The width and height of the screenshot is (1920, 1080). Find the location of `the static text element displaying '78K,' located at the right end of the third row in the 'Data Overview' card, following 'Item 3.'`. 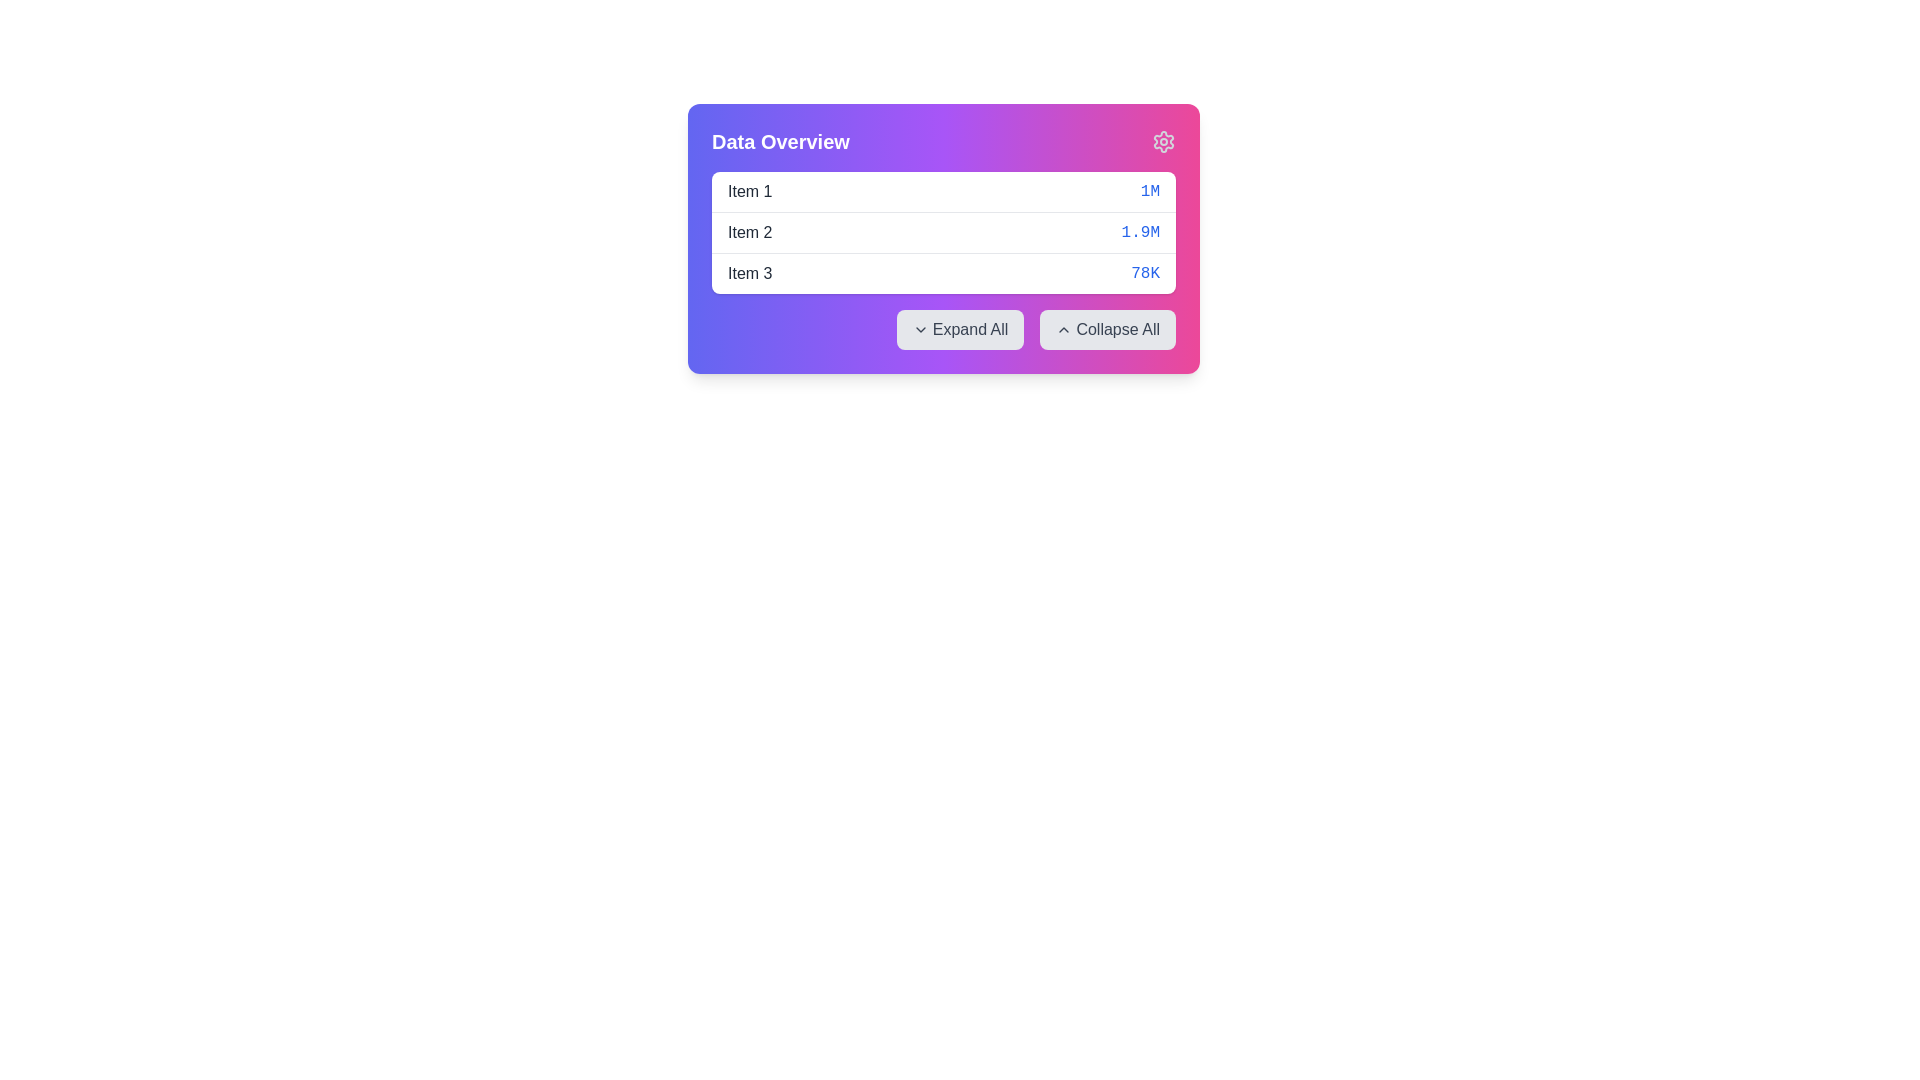

the static text element displaying '78K,' located at the right end of the third row in the 'Data Overview' card, following 'Item 3.' is located at coordinates (1145, 273).